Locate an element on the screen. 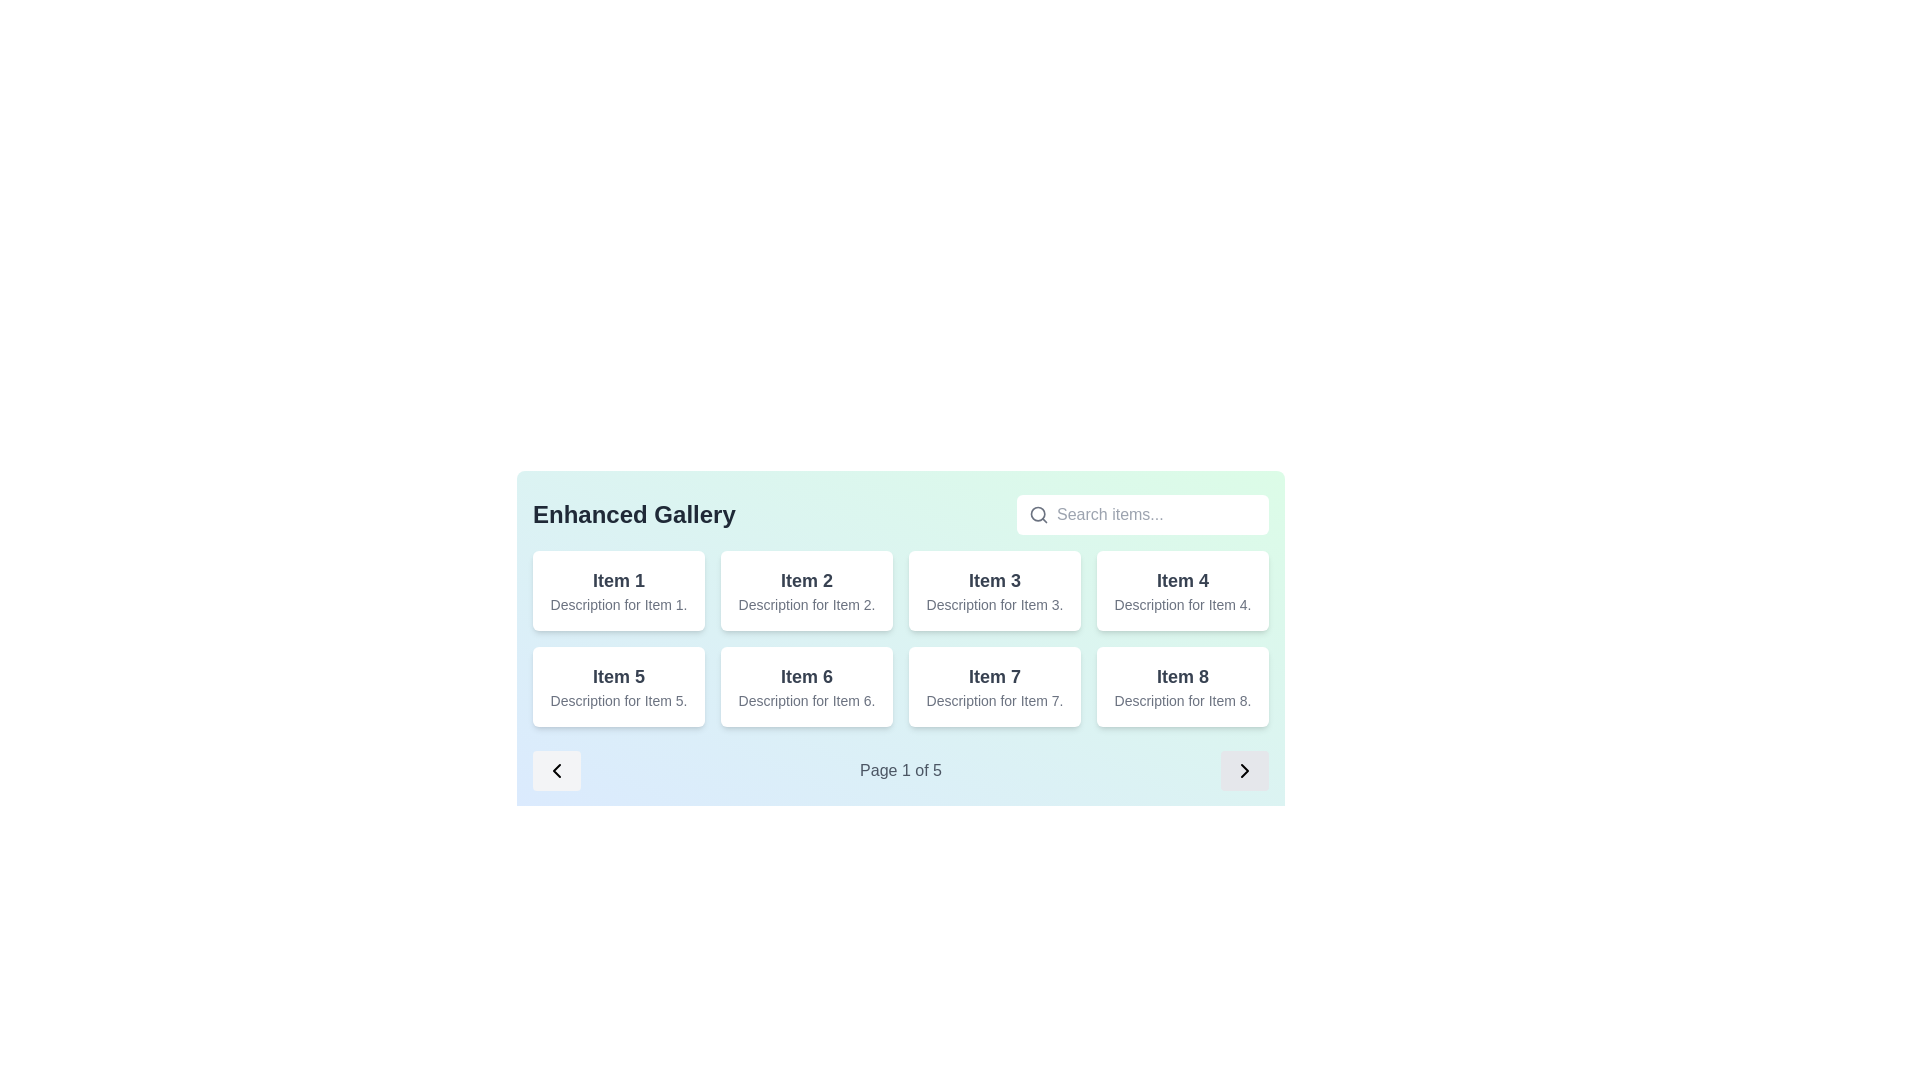  the text label displaying 'Description for Item 2.' located within the second card of the grid layout, directly below the heading 'Item 2' is located at coordinates (806, 604).